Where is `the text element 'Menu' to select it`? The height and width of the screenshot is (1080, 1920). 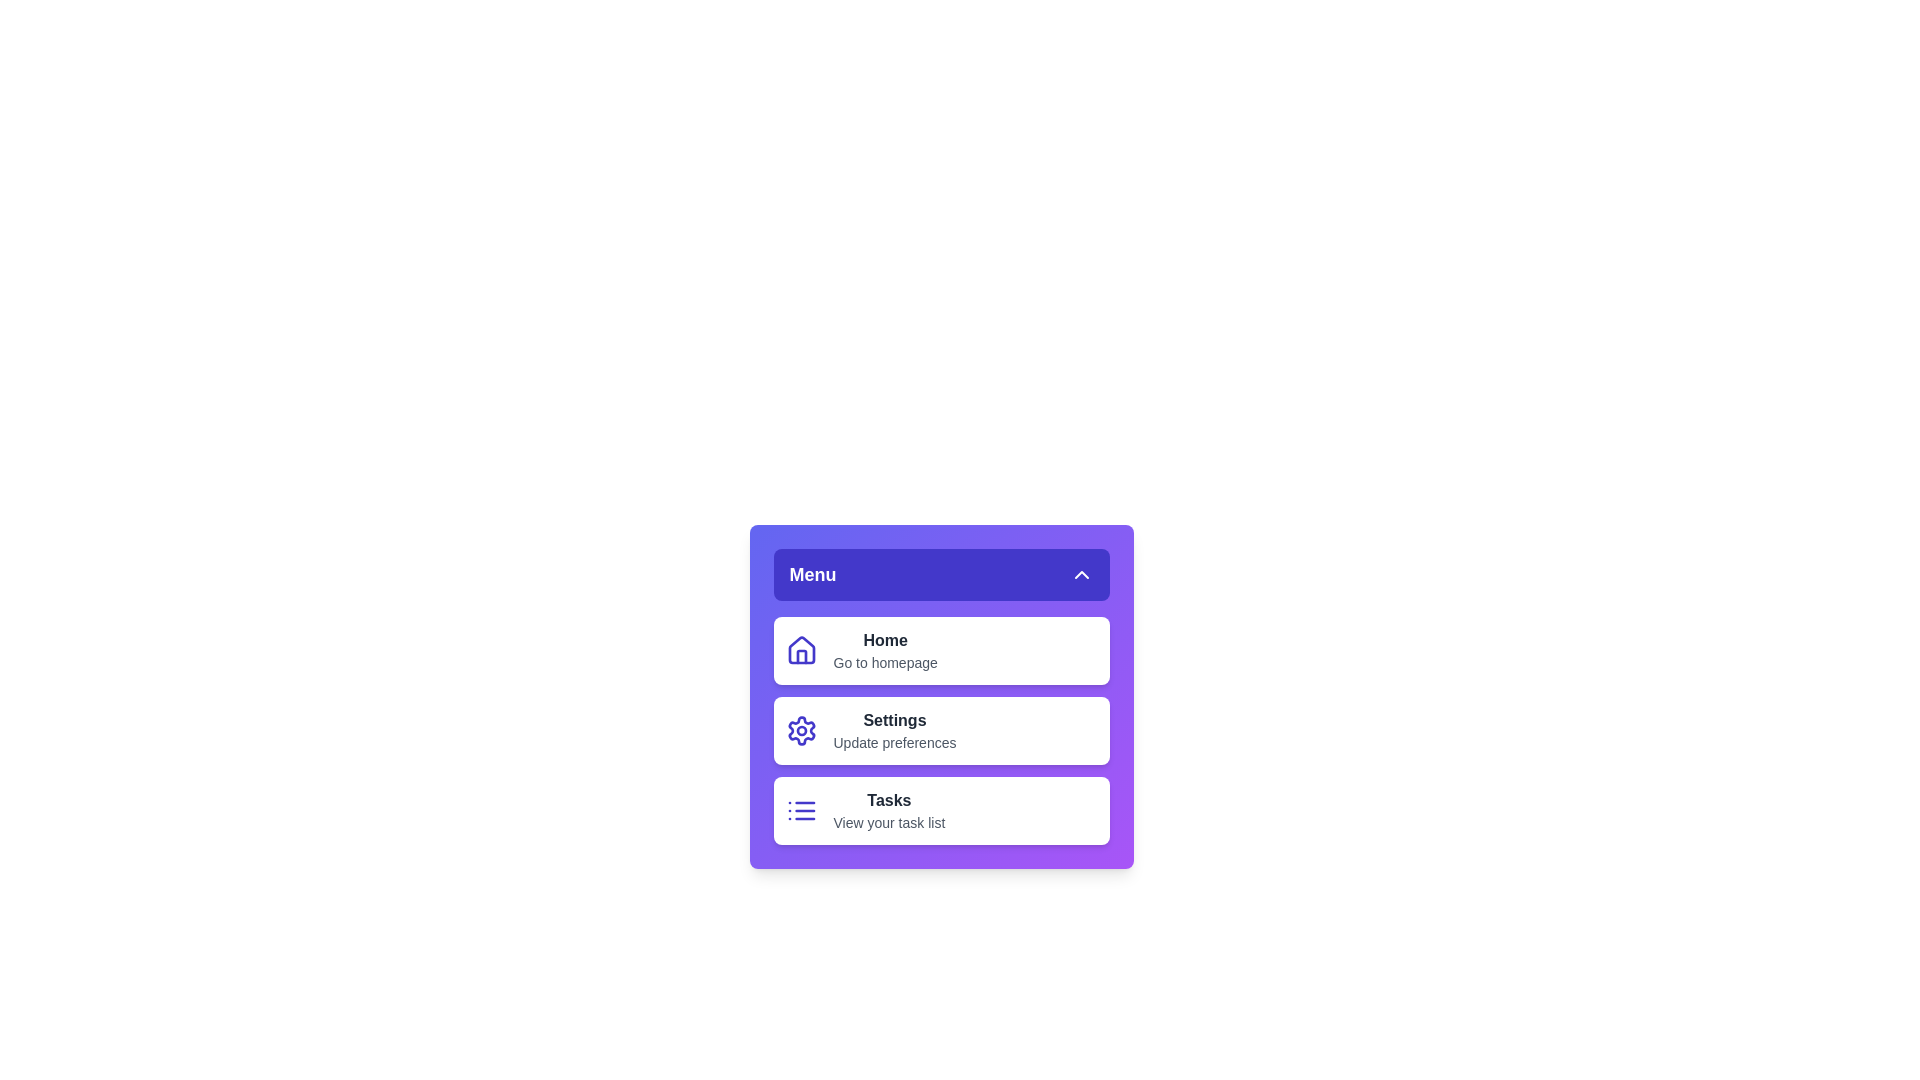 the text element 'Menu' to select it is located at coordinates (812, 574).